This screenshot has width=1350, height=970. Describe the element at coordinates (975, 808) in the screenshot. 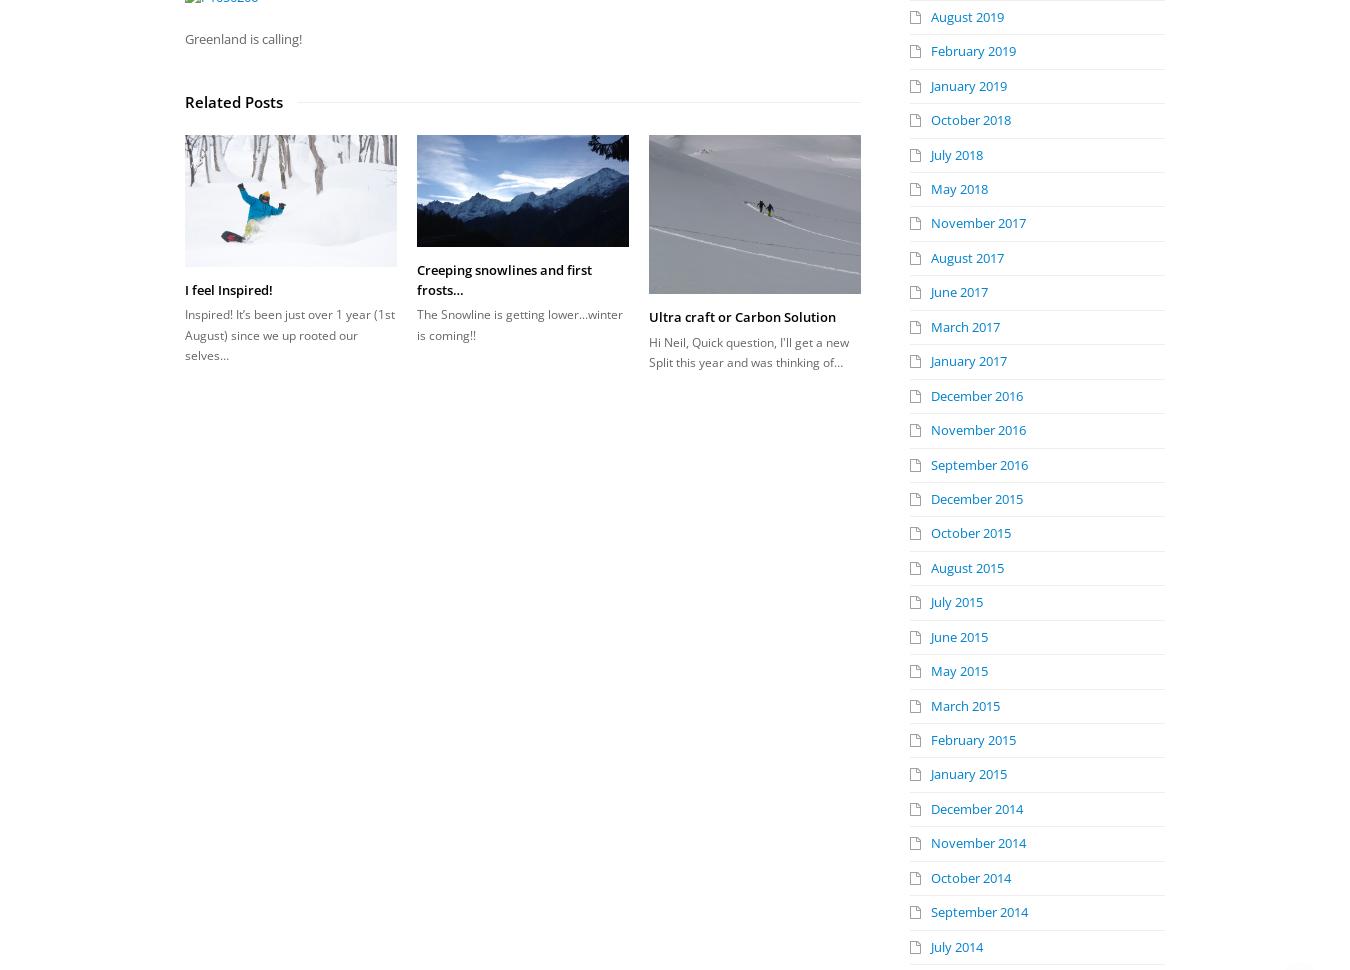

I see `'December 2014'` at that location.